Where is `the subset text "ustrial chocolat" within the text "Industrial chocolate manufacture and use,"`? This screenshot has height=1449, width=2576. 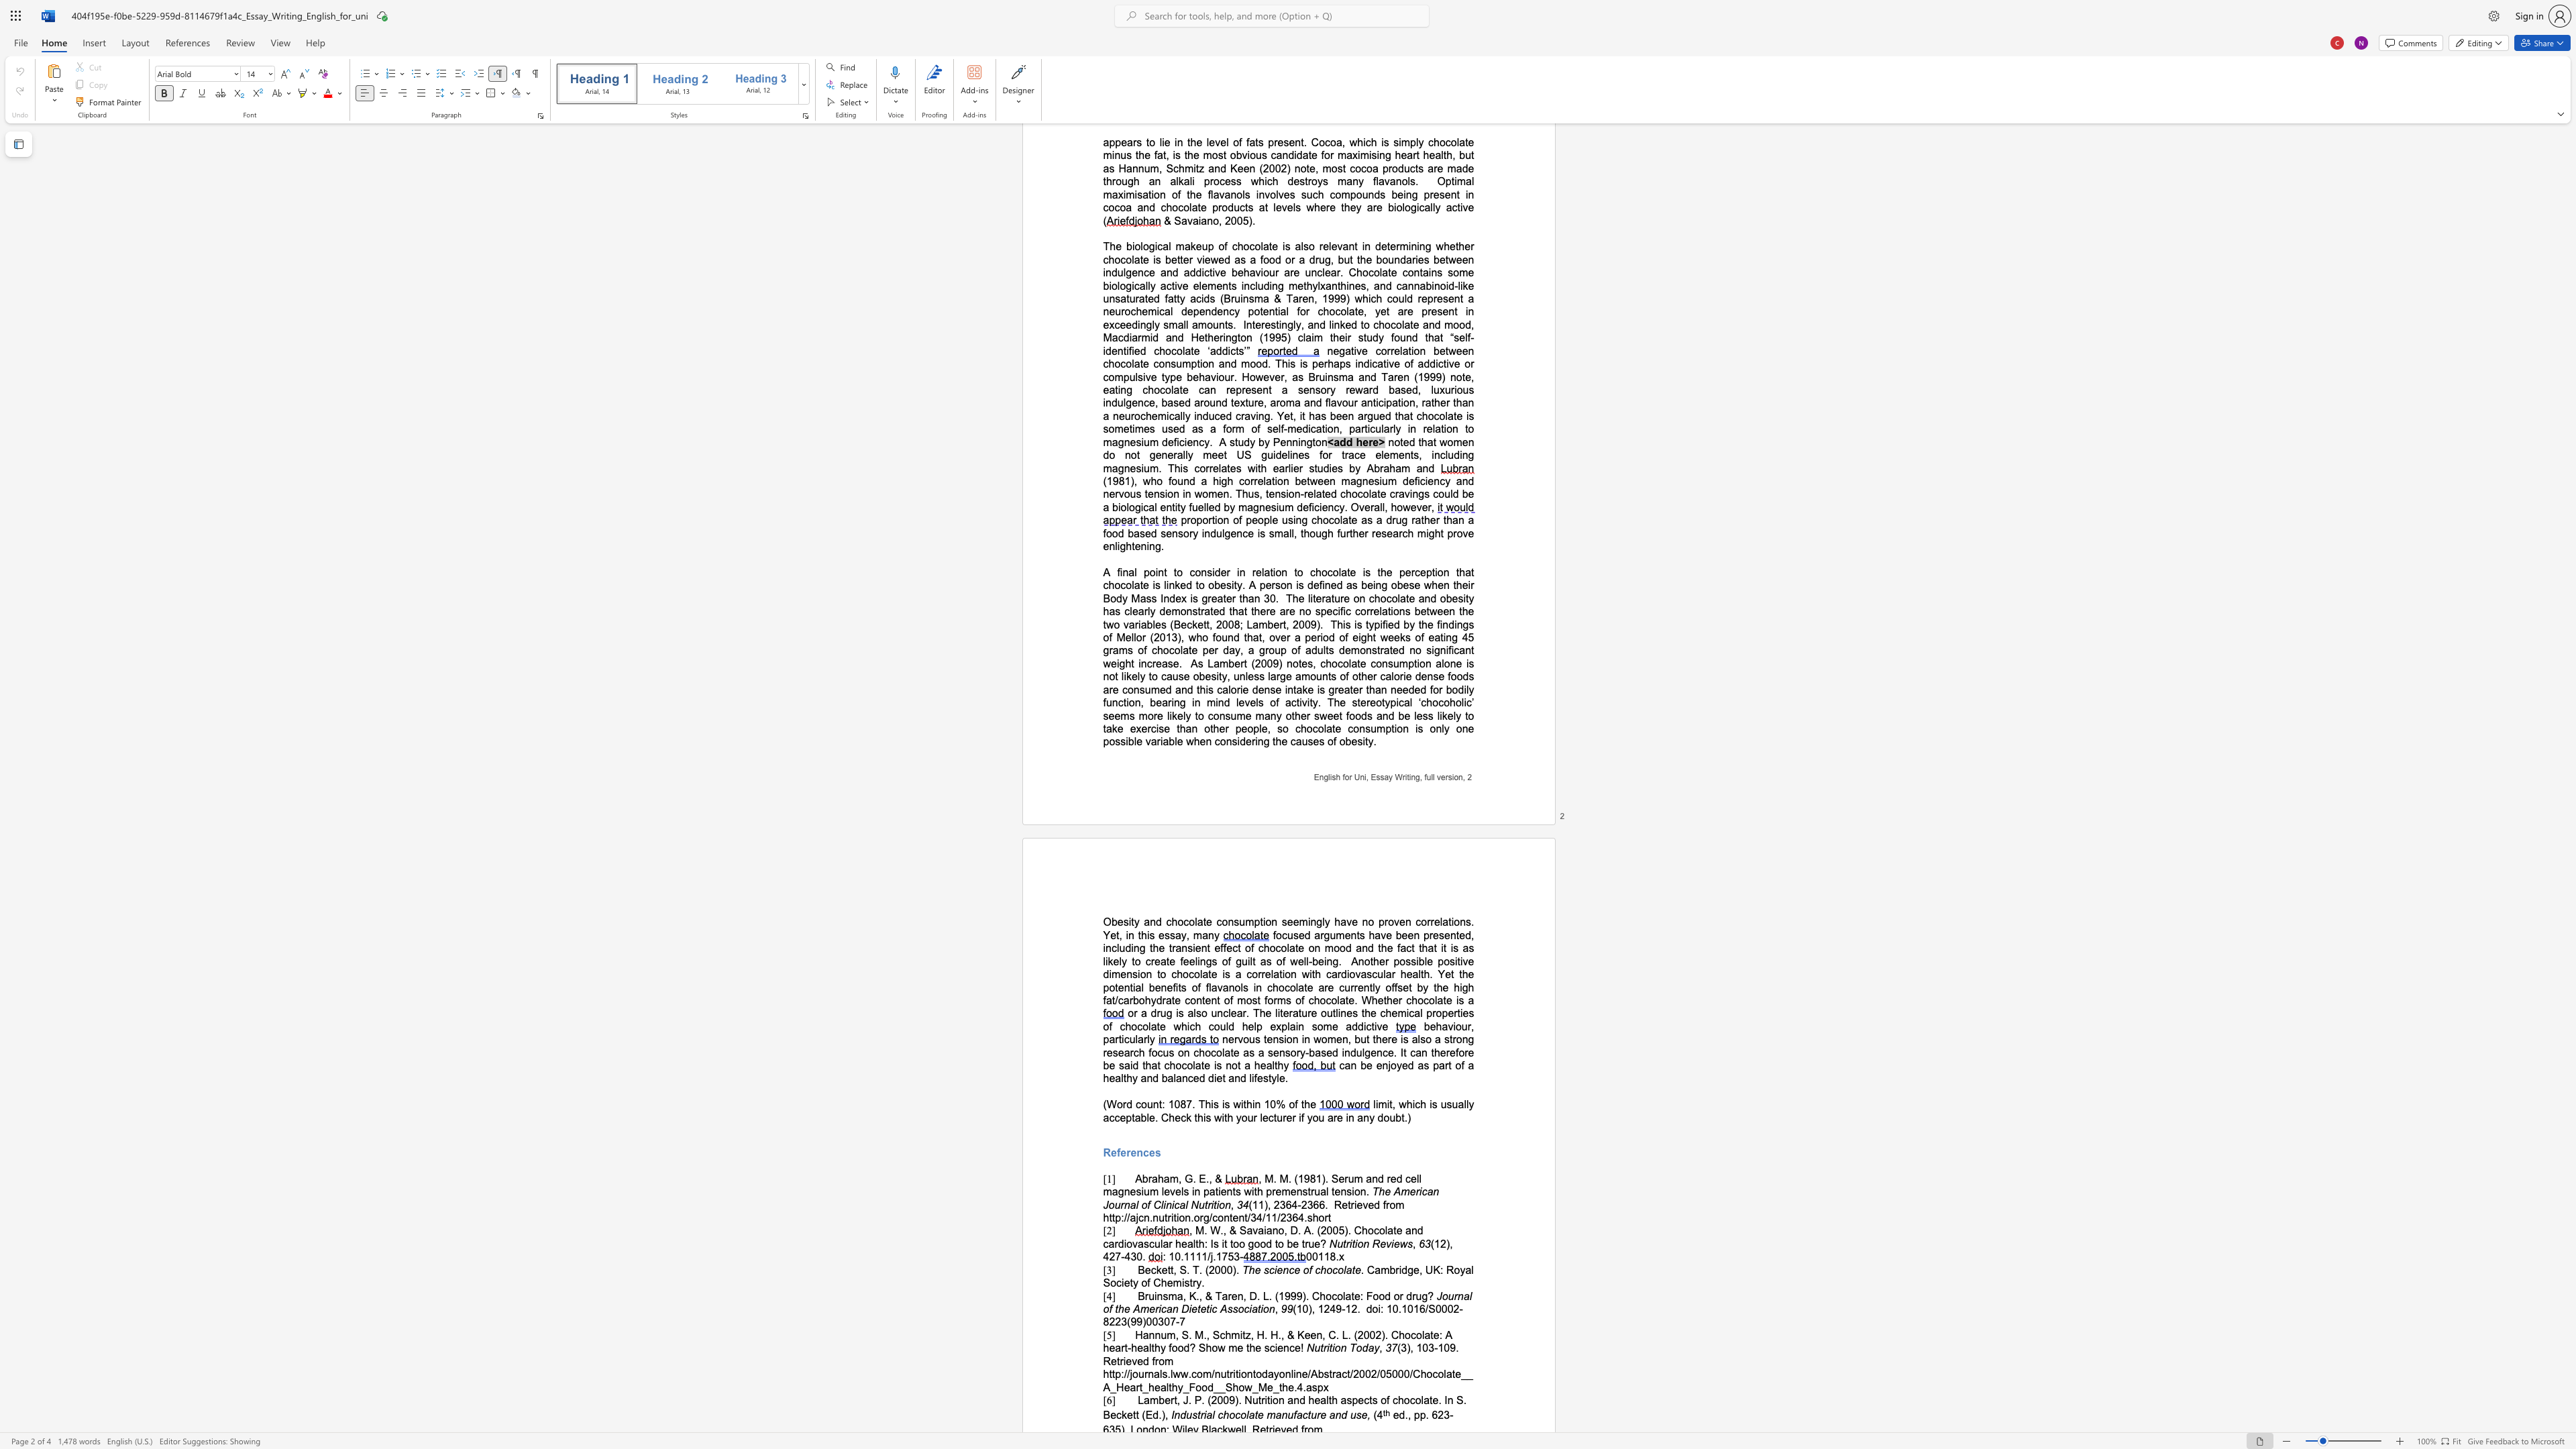 the subset text "ustrial chocolat" within the text "Industrial chocolate manufacture and use," is located at coordinates (1185, 1415).